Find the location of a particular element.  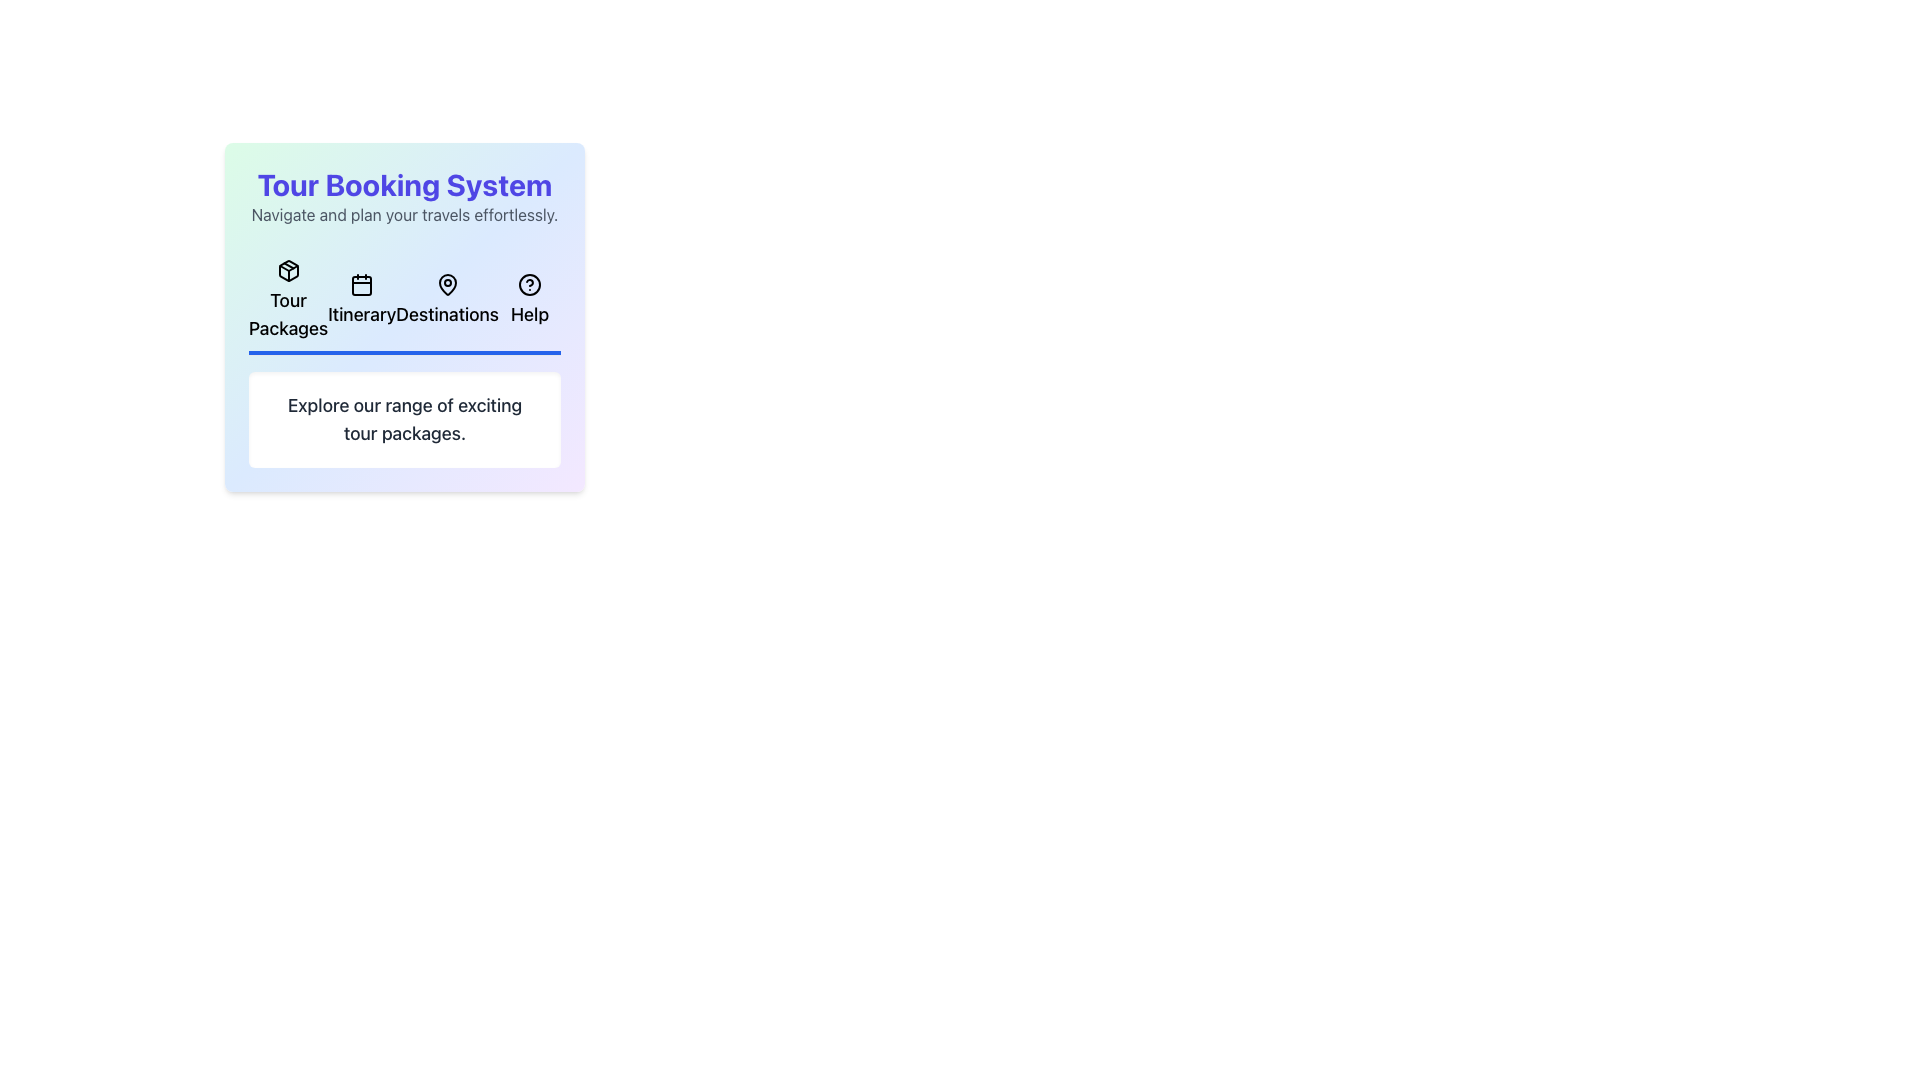

the 'Itinerary' button, which is the second item in the navigation bar is located at coordinates (361, 303).